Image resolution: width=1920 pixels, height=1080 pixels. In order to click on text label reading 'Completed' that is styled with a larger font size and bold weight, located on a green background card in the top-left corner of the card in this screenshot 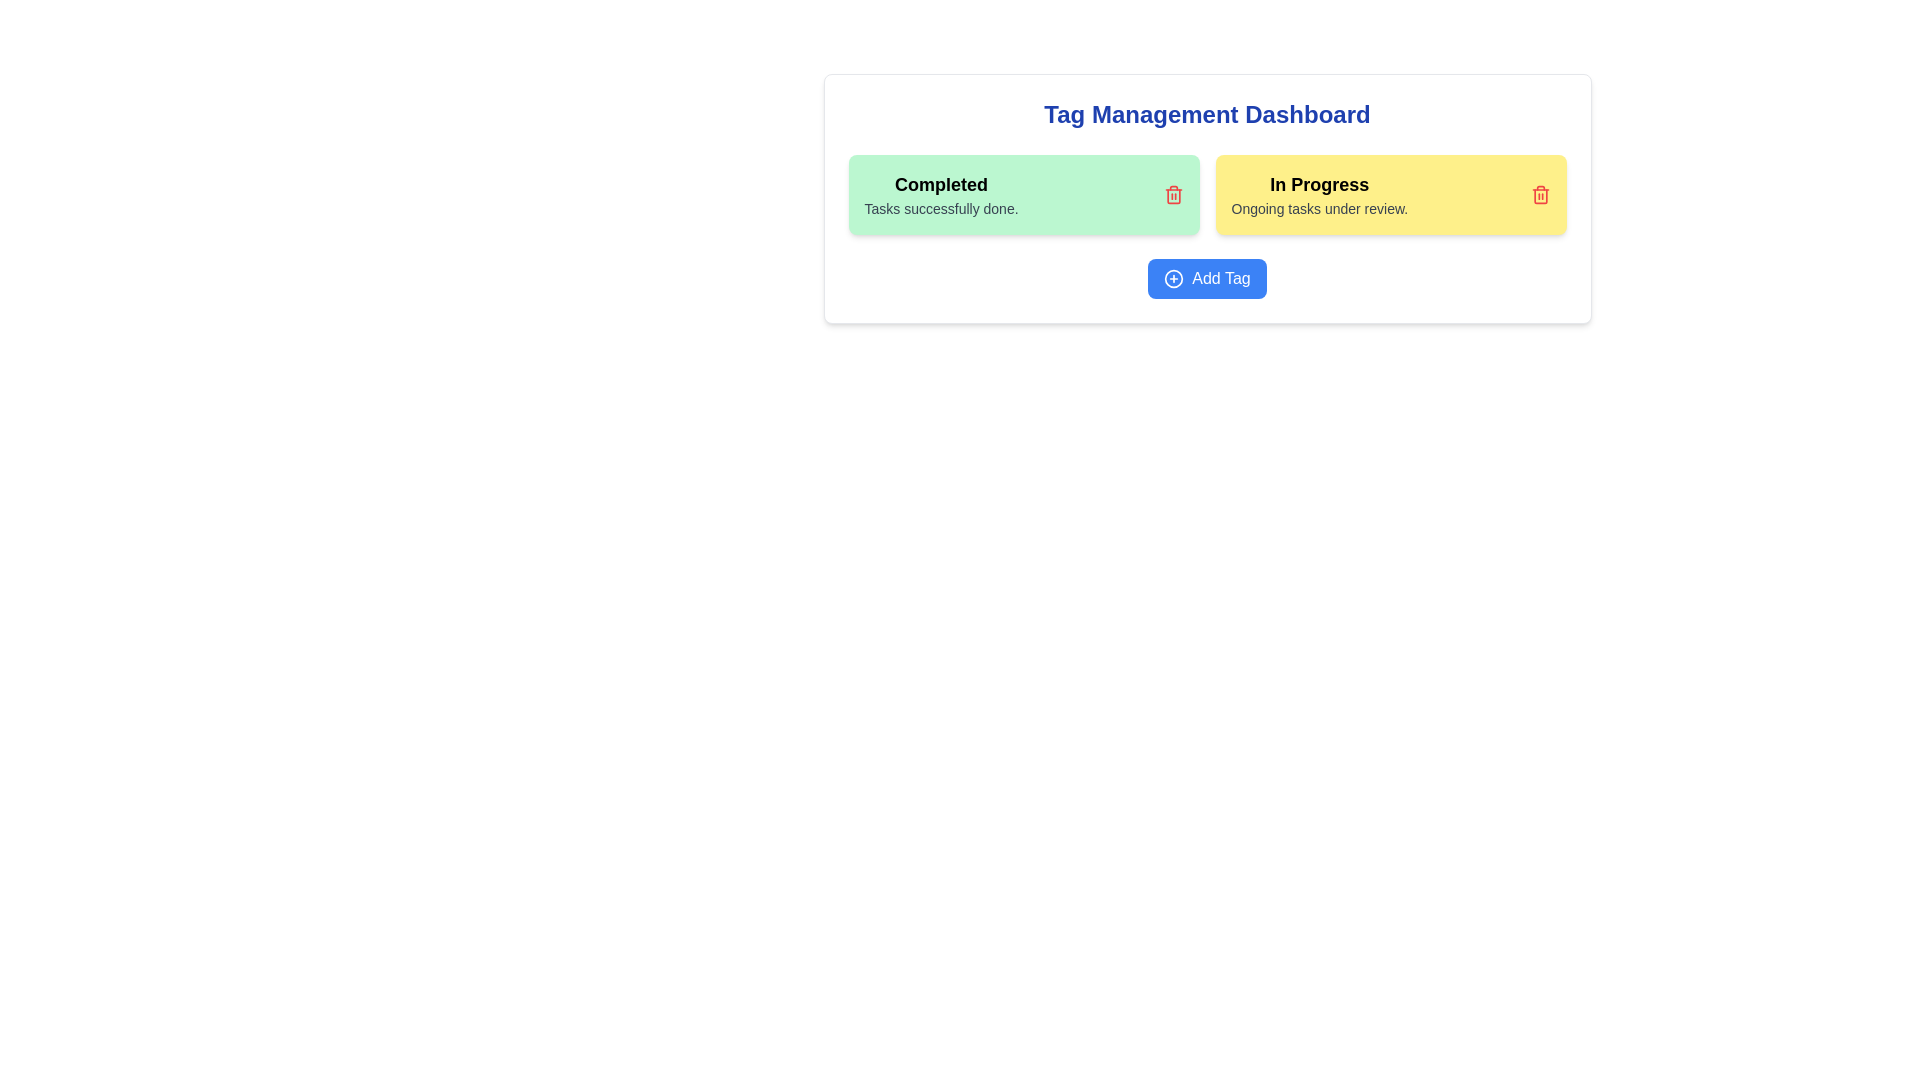, I will do `click(940, 185)`.